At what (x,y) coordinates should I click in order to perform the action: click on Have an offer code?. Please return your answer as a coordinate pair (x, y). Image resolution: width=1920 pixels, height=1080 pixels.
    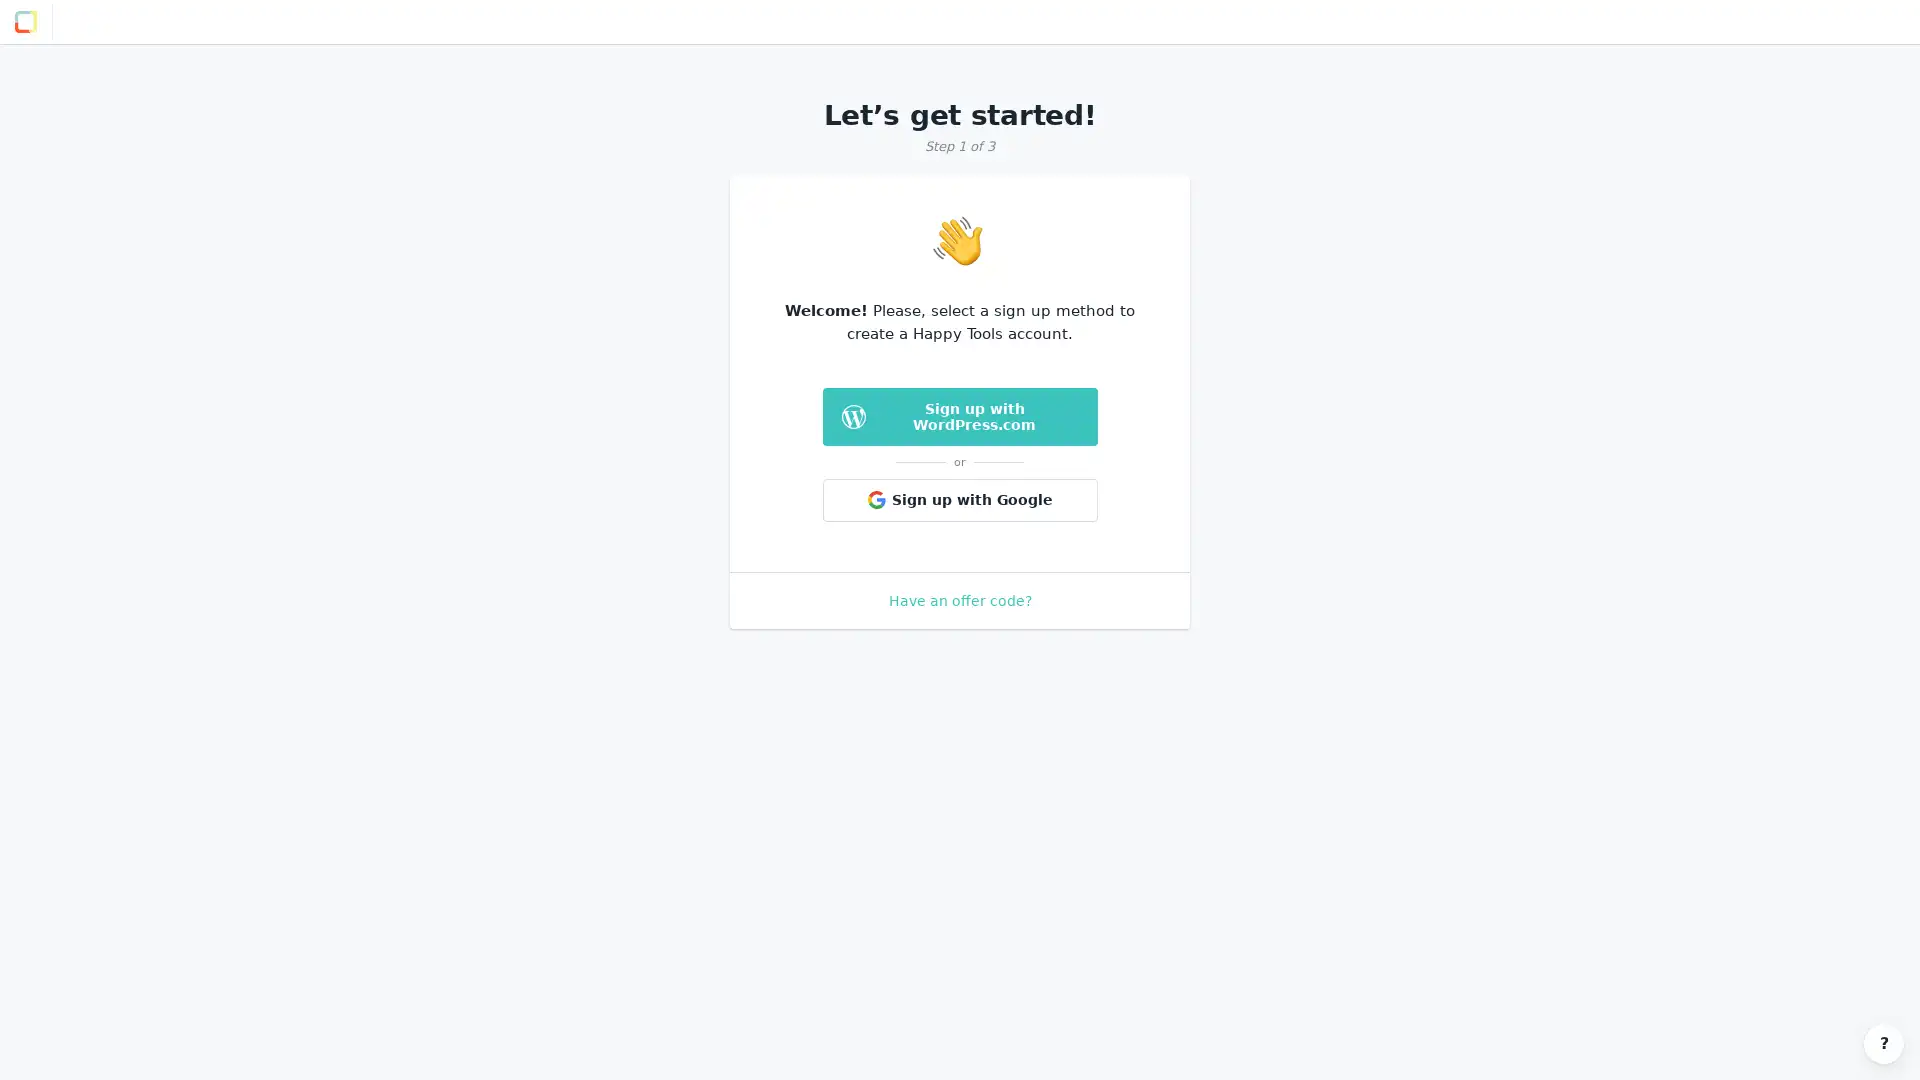
    Looking at the image, I should click on (958, 599).